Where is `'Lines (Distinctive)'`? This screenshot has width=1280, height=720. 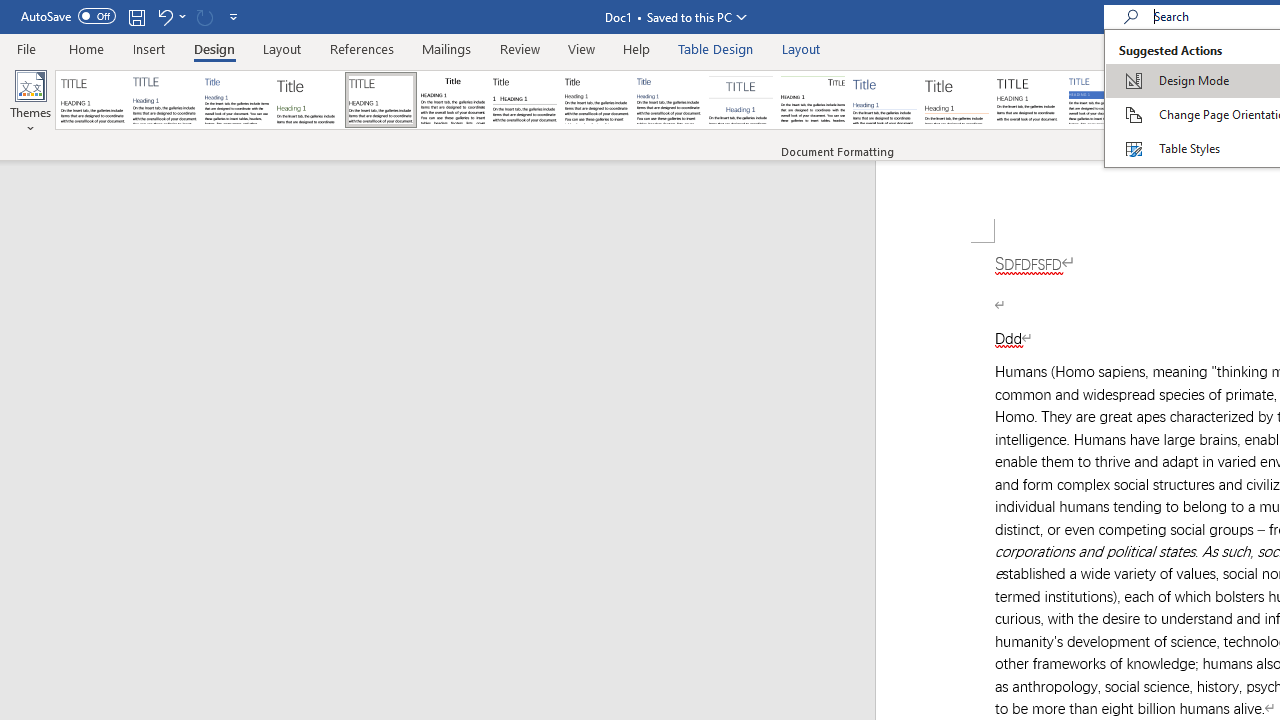 'Lines (Distinctive)' is located at coordinates (812, 100).